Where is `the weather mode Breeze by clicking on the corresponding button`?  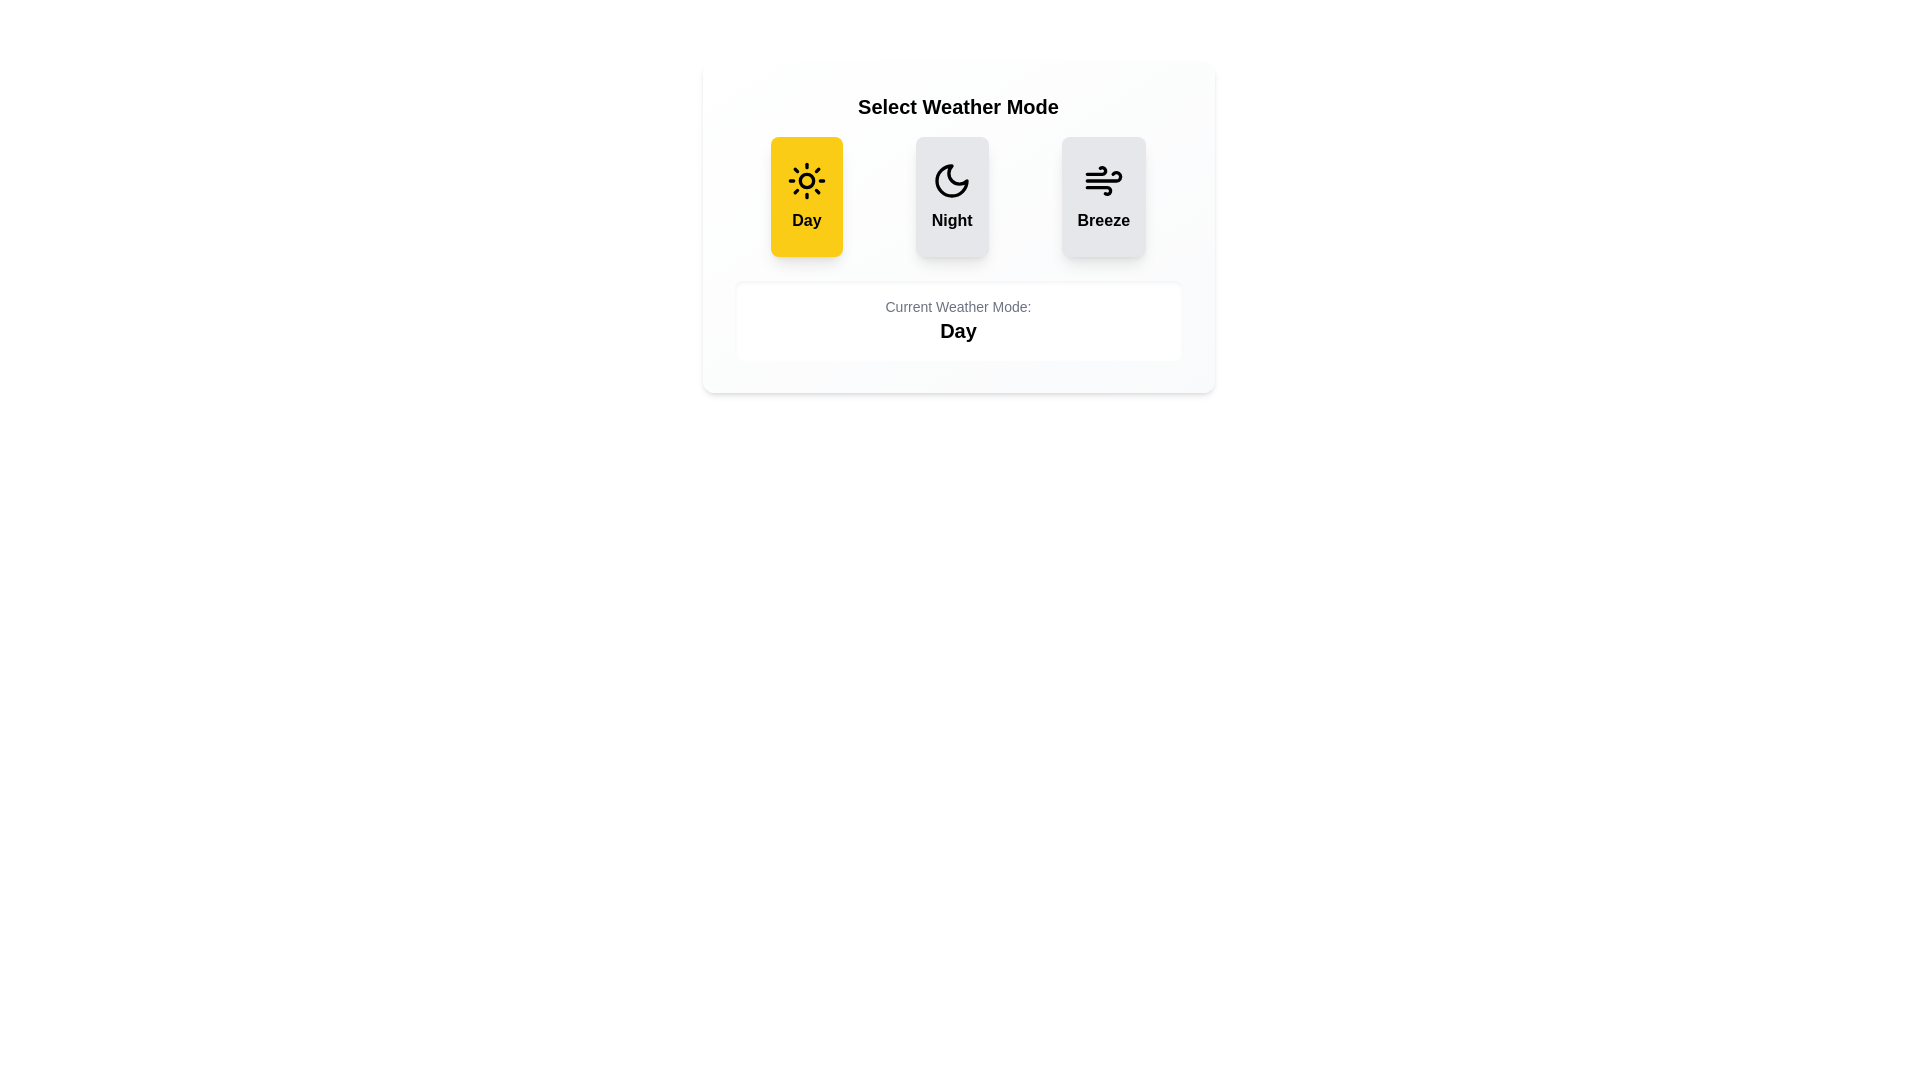
the weather mode Breeze by clicking on the corresponding button is located at coordinates (1102, 196).